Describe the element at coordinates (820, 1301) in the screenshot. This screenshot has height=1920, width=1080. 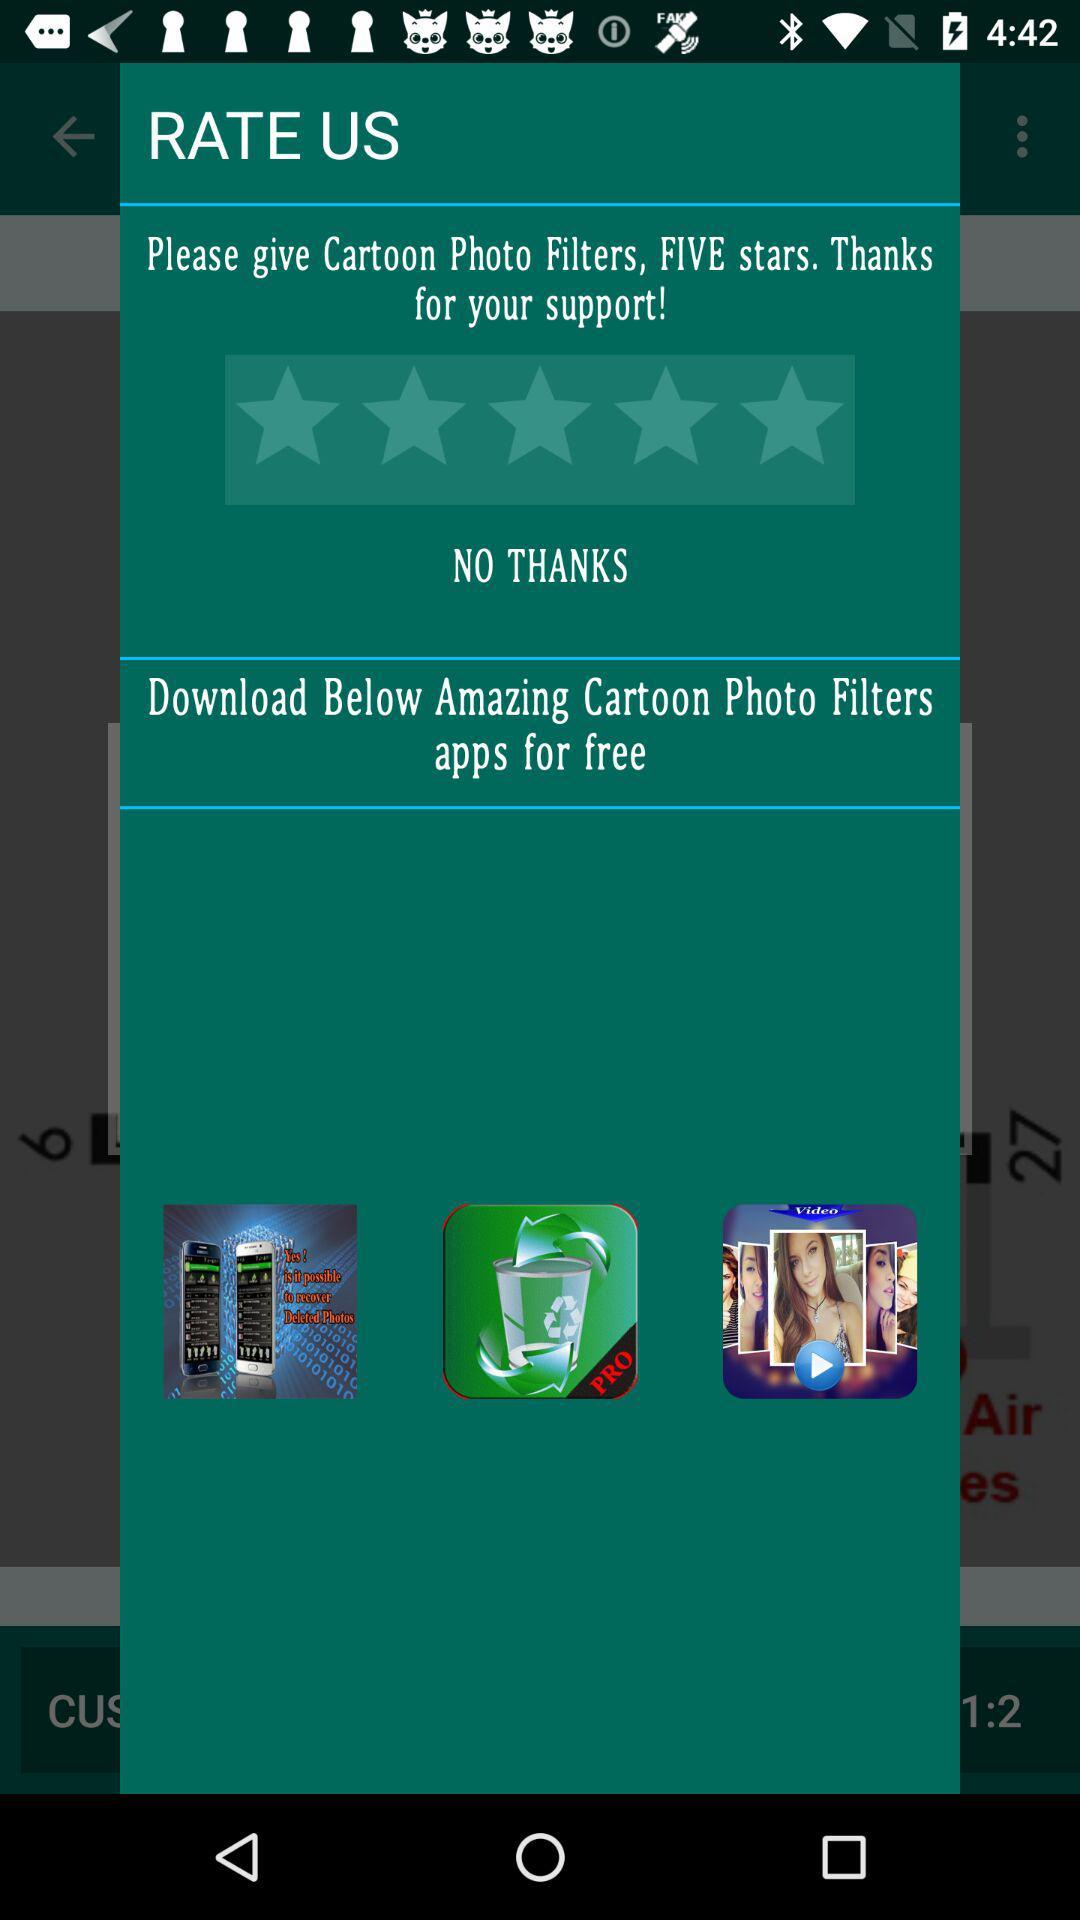
I see `icon at the bottom right corner` at that location.